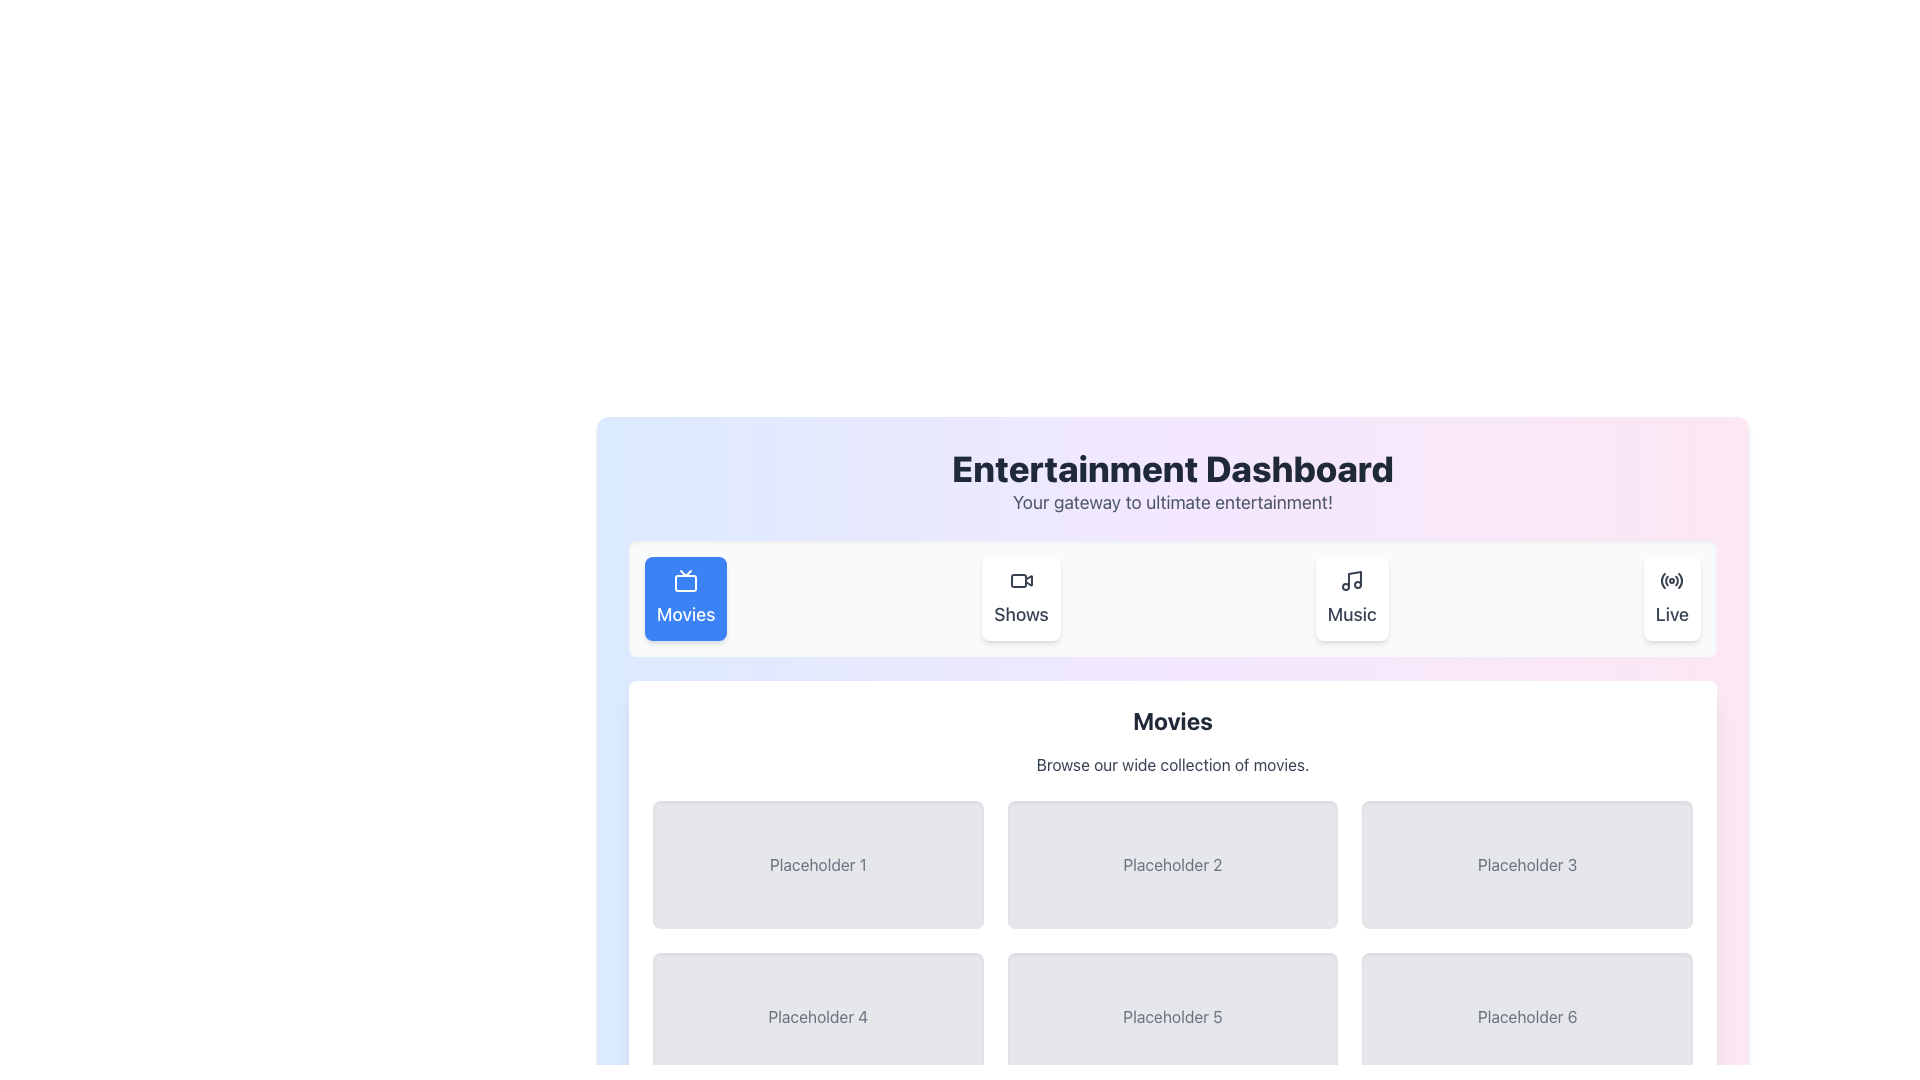 The height and width of the screenshot is (1080, 1920). Describe the element at coordinates (1028, 580) in the screenshot. I see `the 'Shows' icon button located in the second position of the horizontal menu bar` at that location.